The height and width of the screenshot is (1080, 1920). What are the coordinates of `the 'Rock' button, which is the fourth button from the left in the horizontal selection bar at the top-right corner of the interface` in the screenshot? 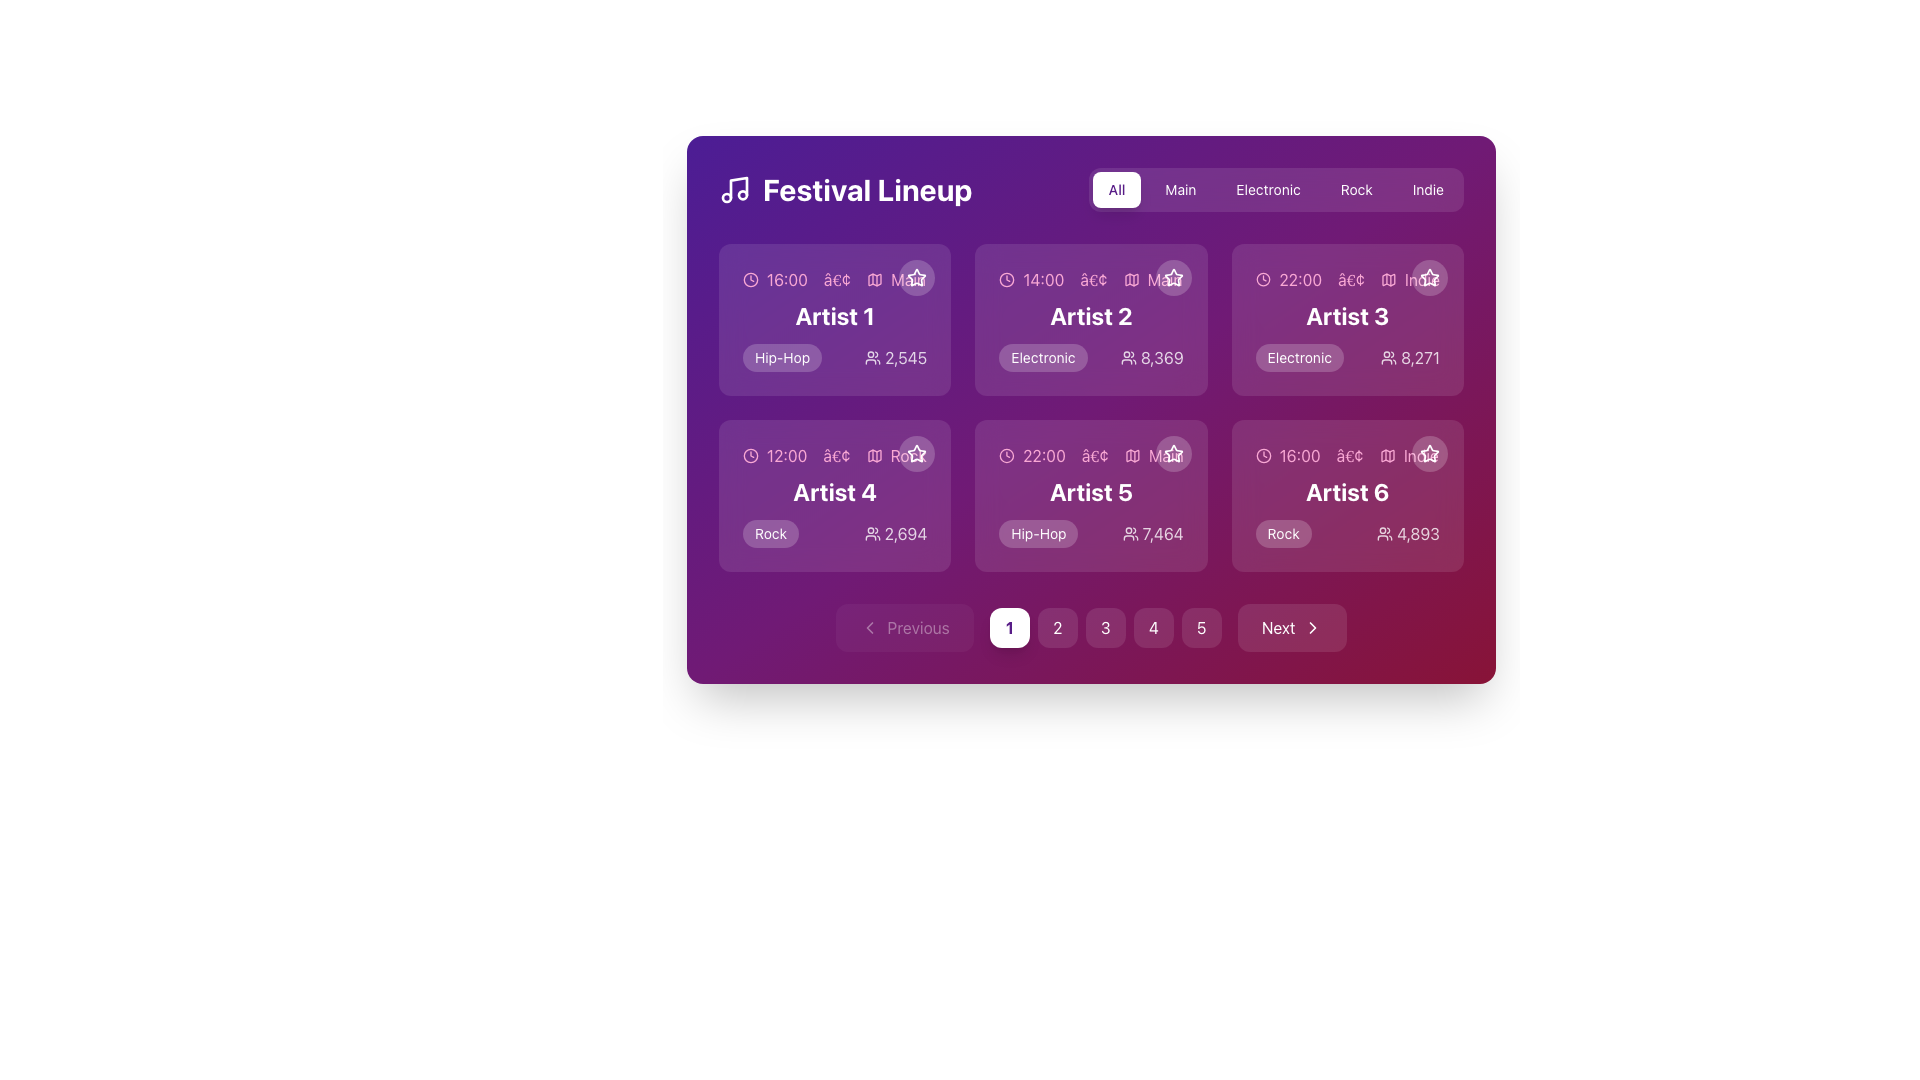 It's located at (1356, 189).